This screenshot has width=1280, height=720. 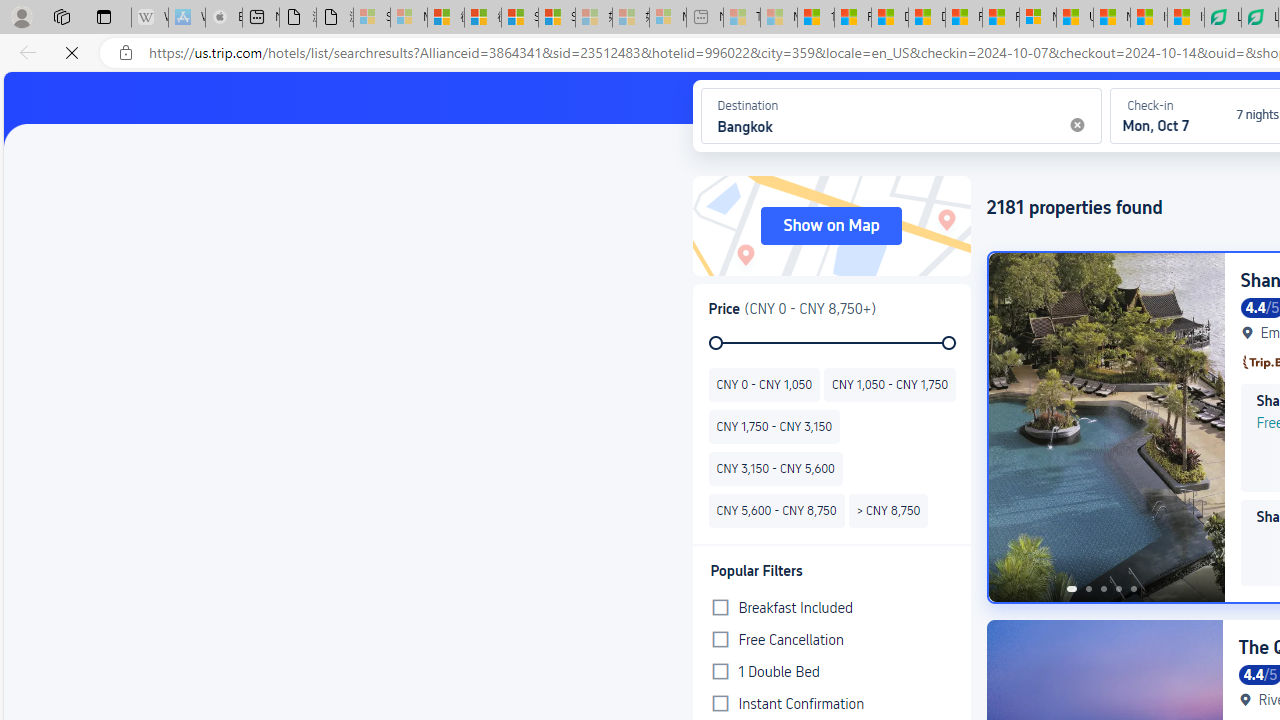 What do you see at coordinates (1222, 17) in the screenshot?
I see `'LendingTree - Compare Lenders'` at bounding box center [1222, 17].